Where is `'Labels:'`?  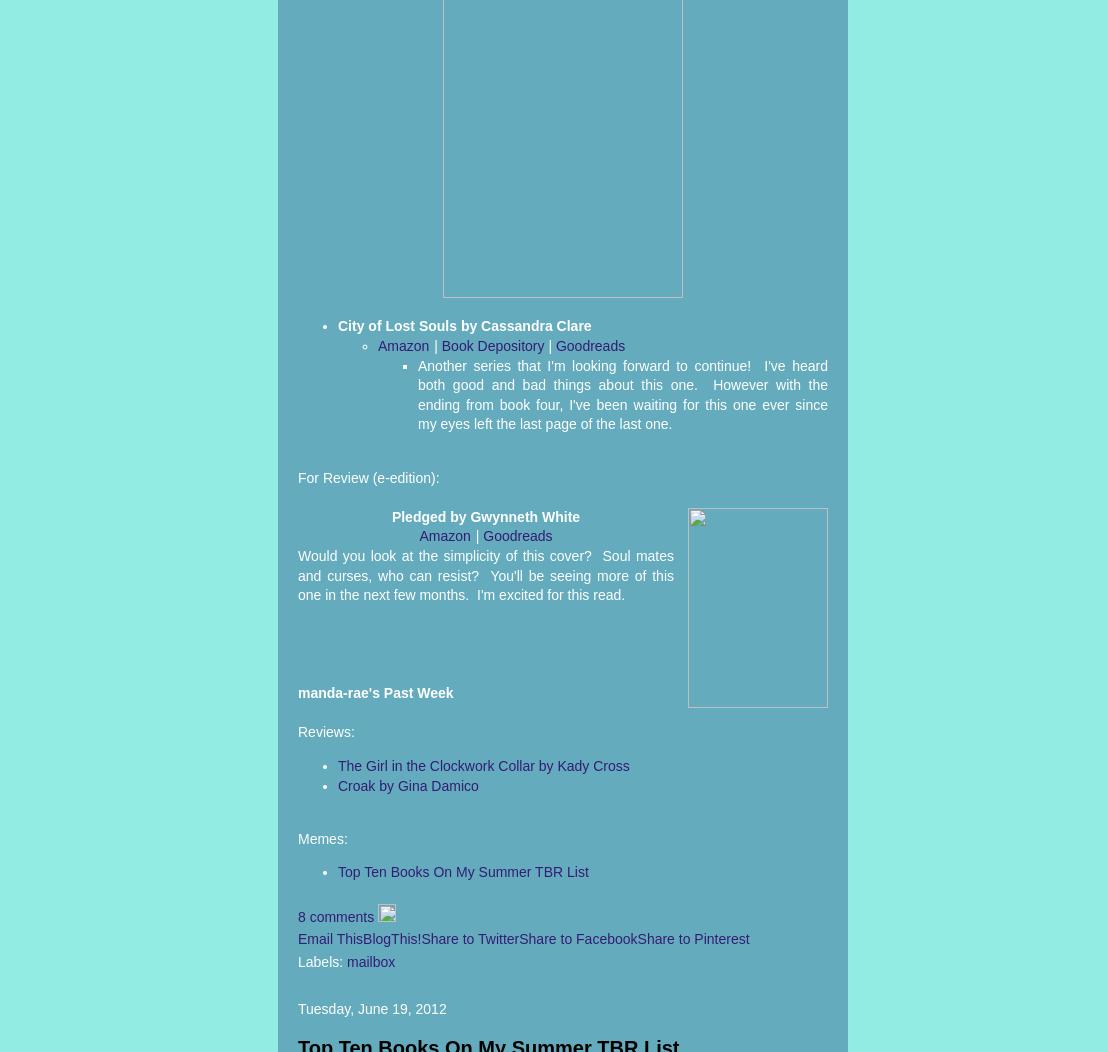
'Labels:' is located at coordinates (322, 960).